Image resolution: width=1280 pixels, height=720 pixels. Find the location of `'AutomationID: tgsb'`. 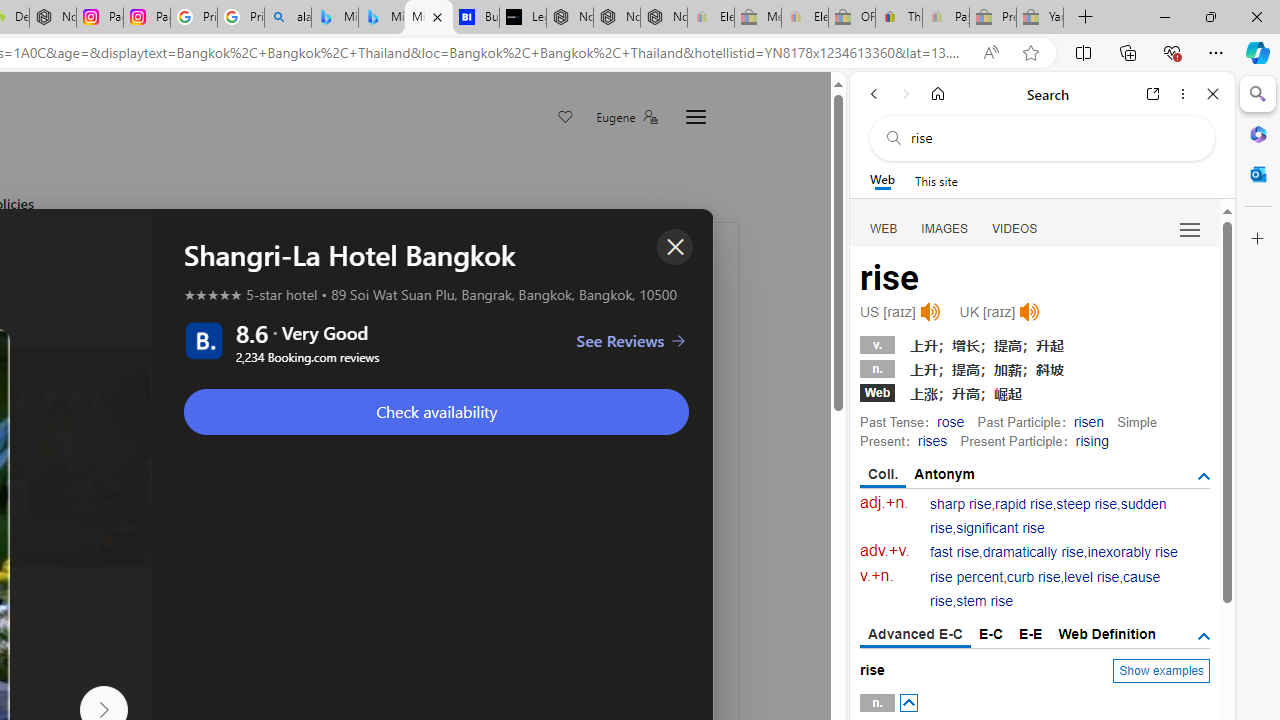

'AutomationID: tgsb' is located at coordinates (1202, 477).